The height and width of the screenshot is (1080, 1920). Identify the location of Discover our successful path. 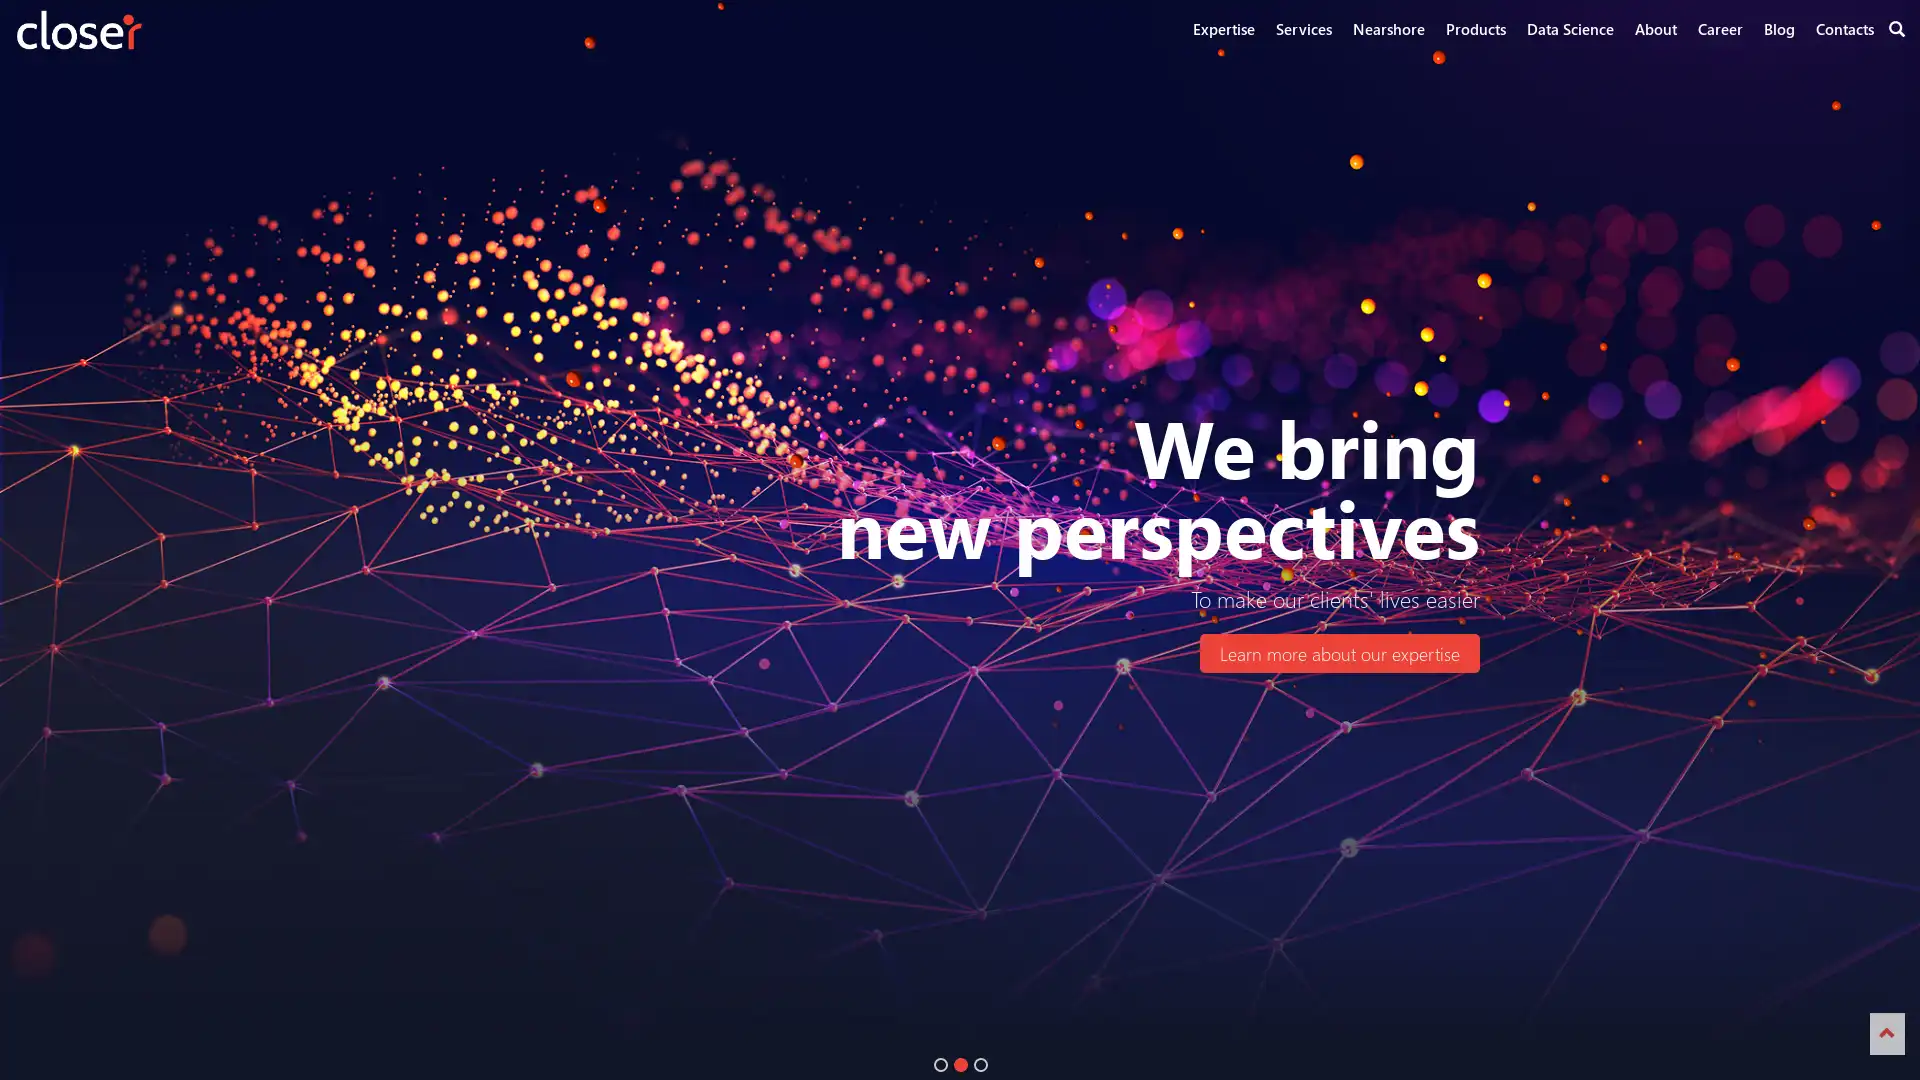
(950, 653).